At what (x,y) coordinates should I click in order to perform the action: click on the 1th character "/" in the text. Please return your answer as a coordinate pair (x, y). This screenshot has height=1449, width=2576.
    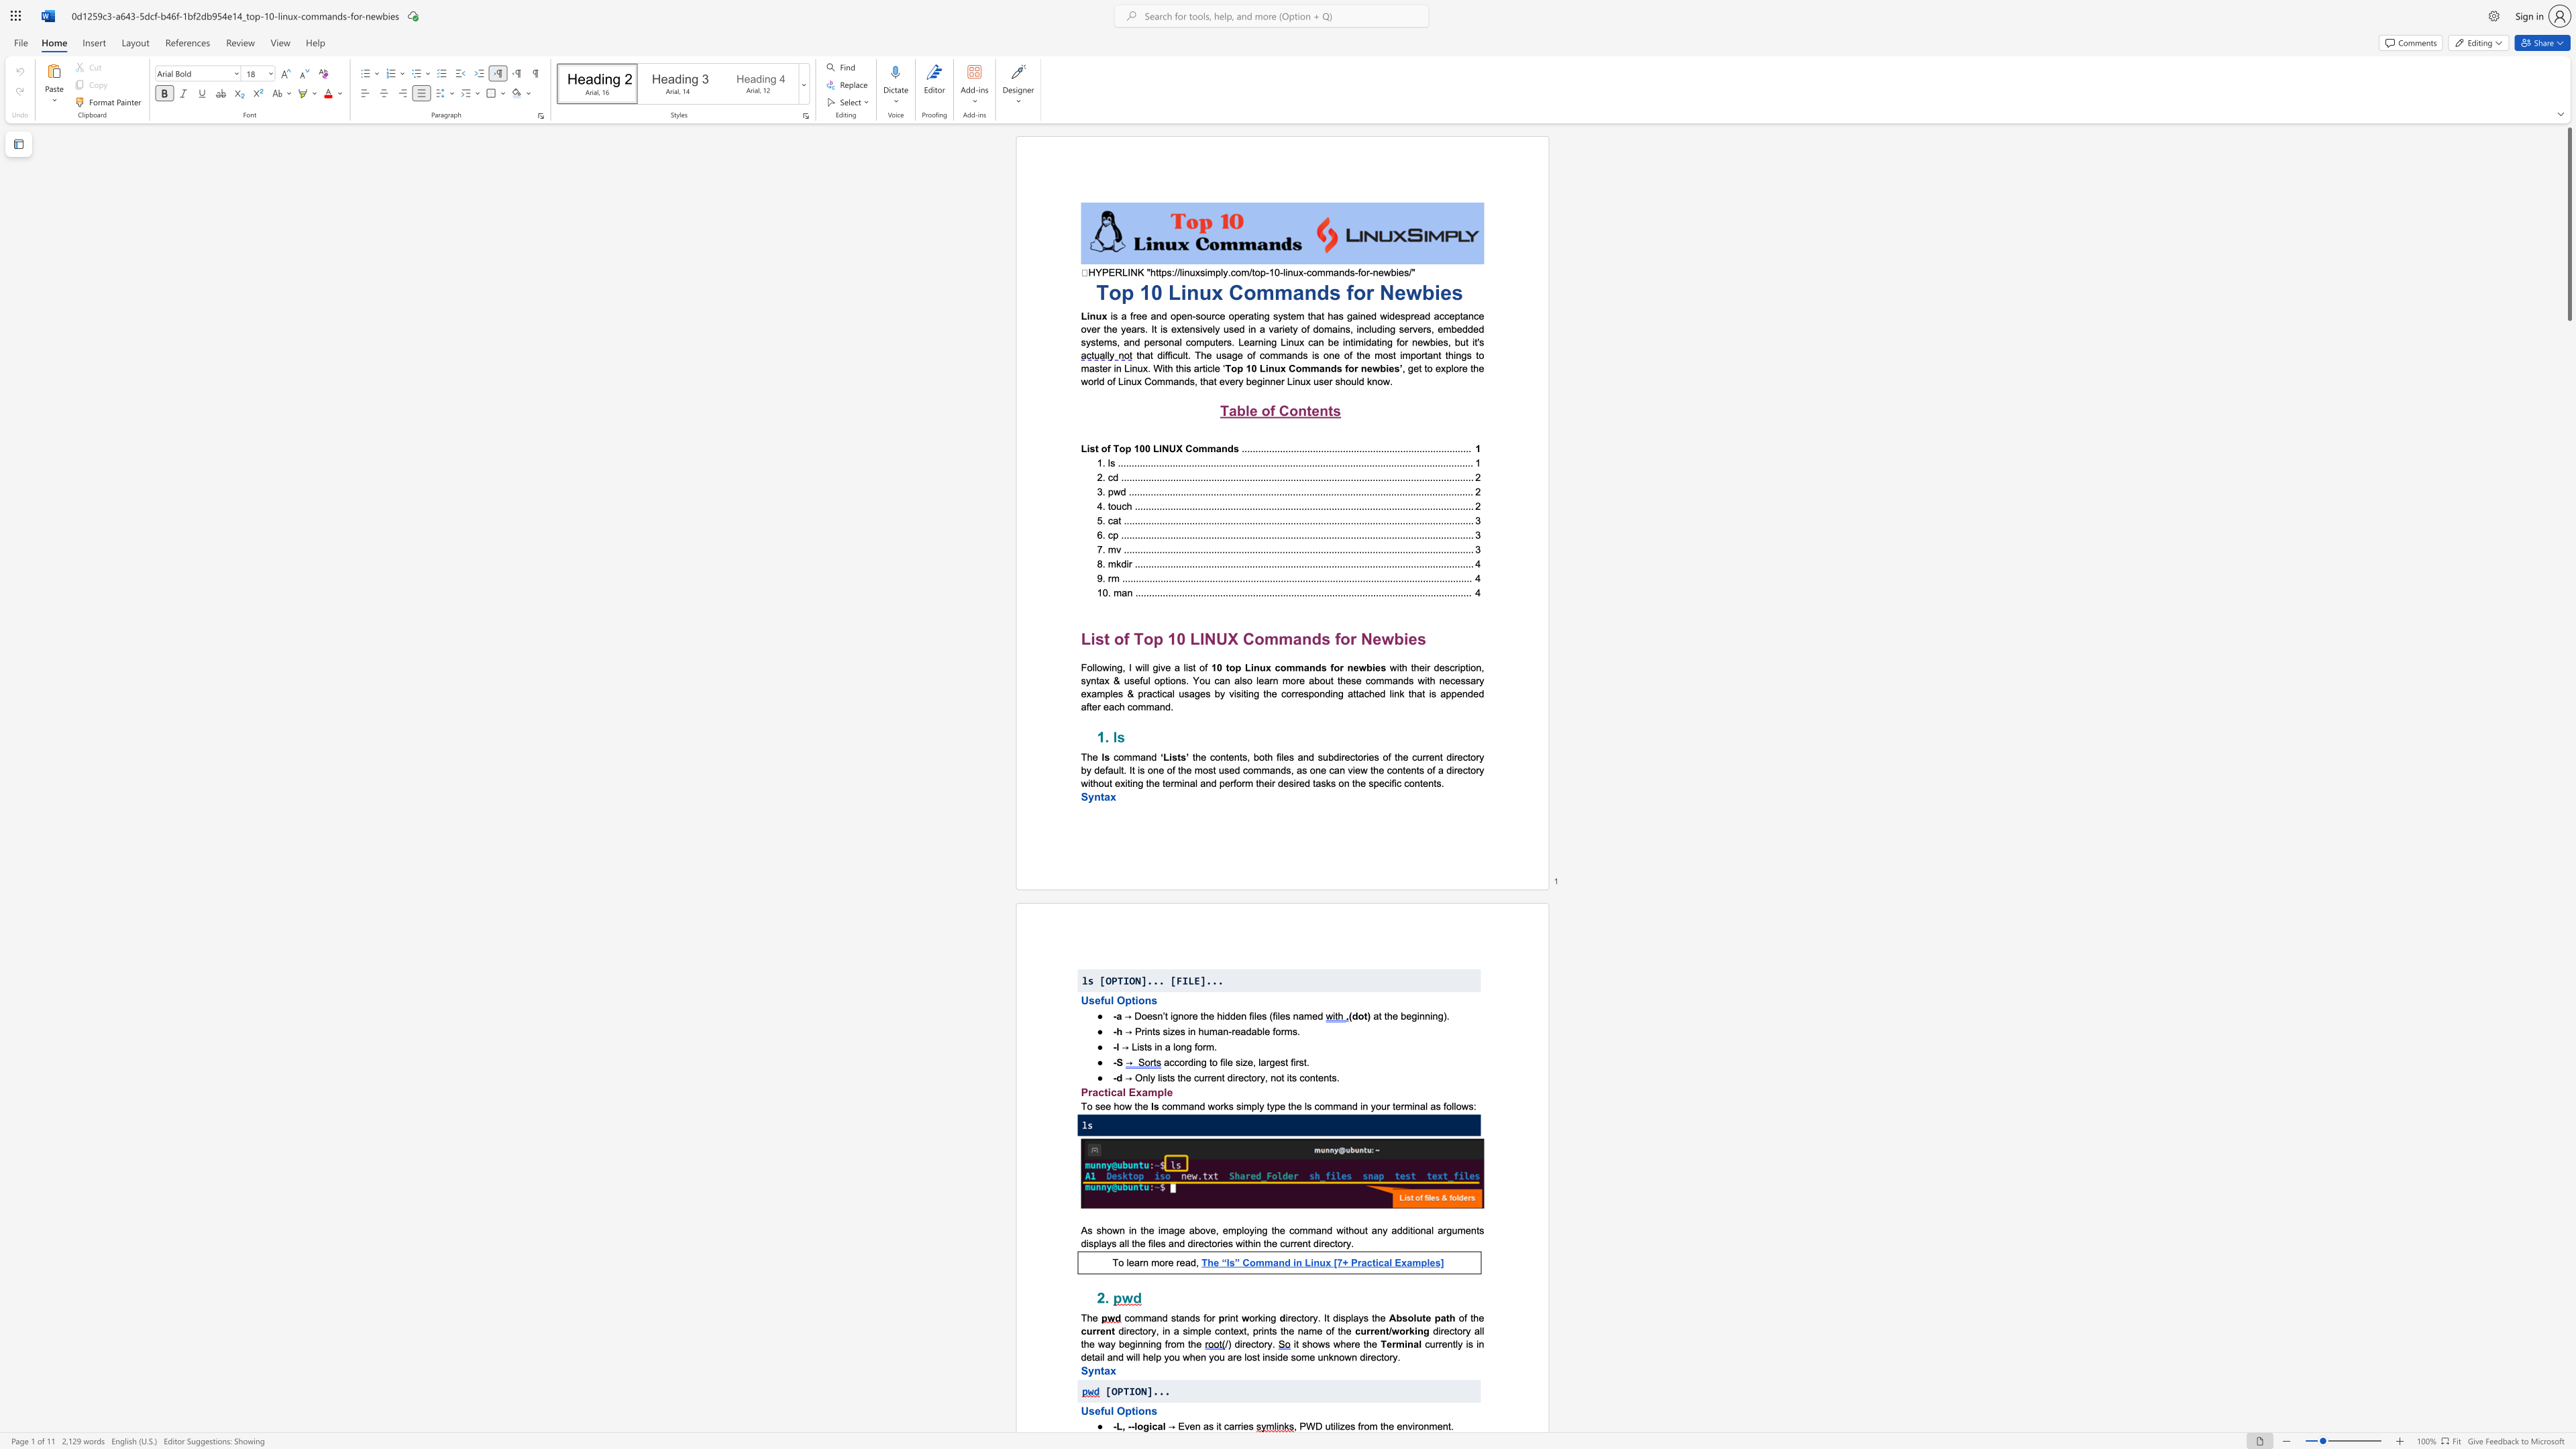
    Looking at the image, I should click on (1226, 1343).